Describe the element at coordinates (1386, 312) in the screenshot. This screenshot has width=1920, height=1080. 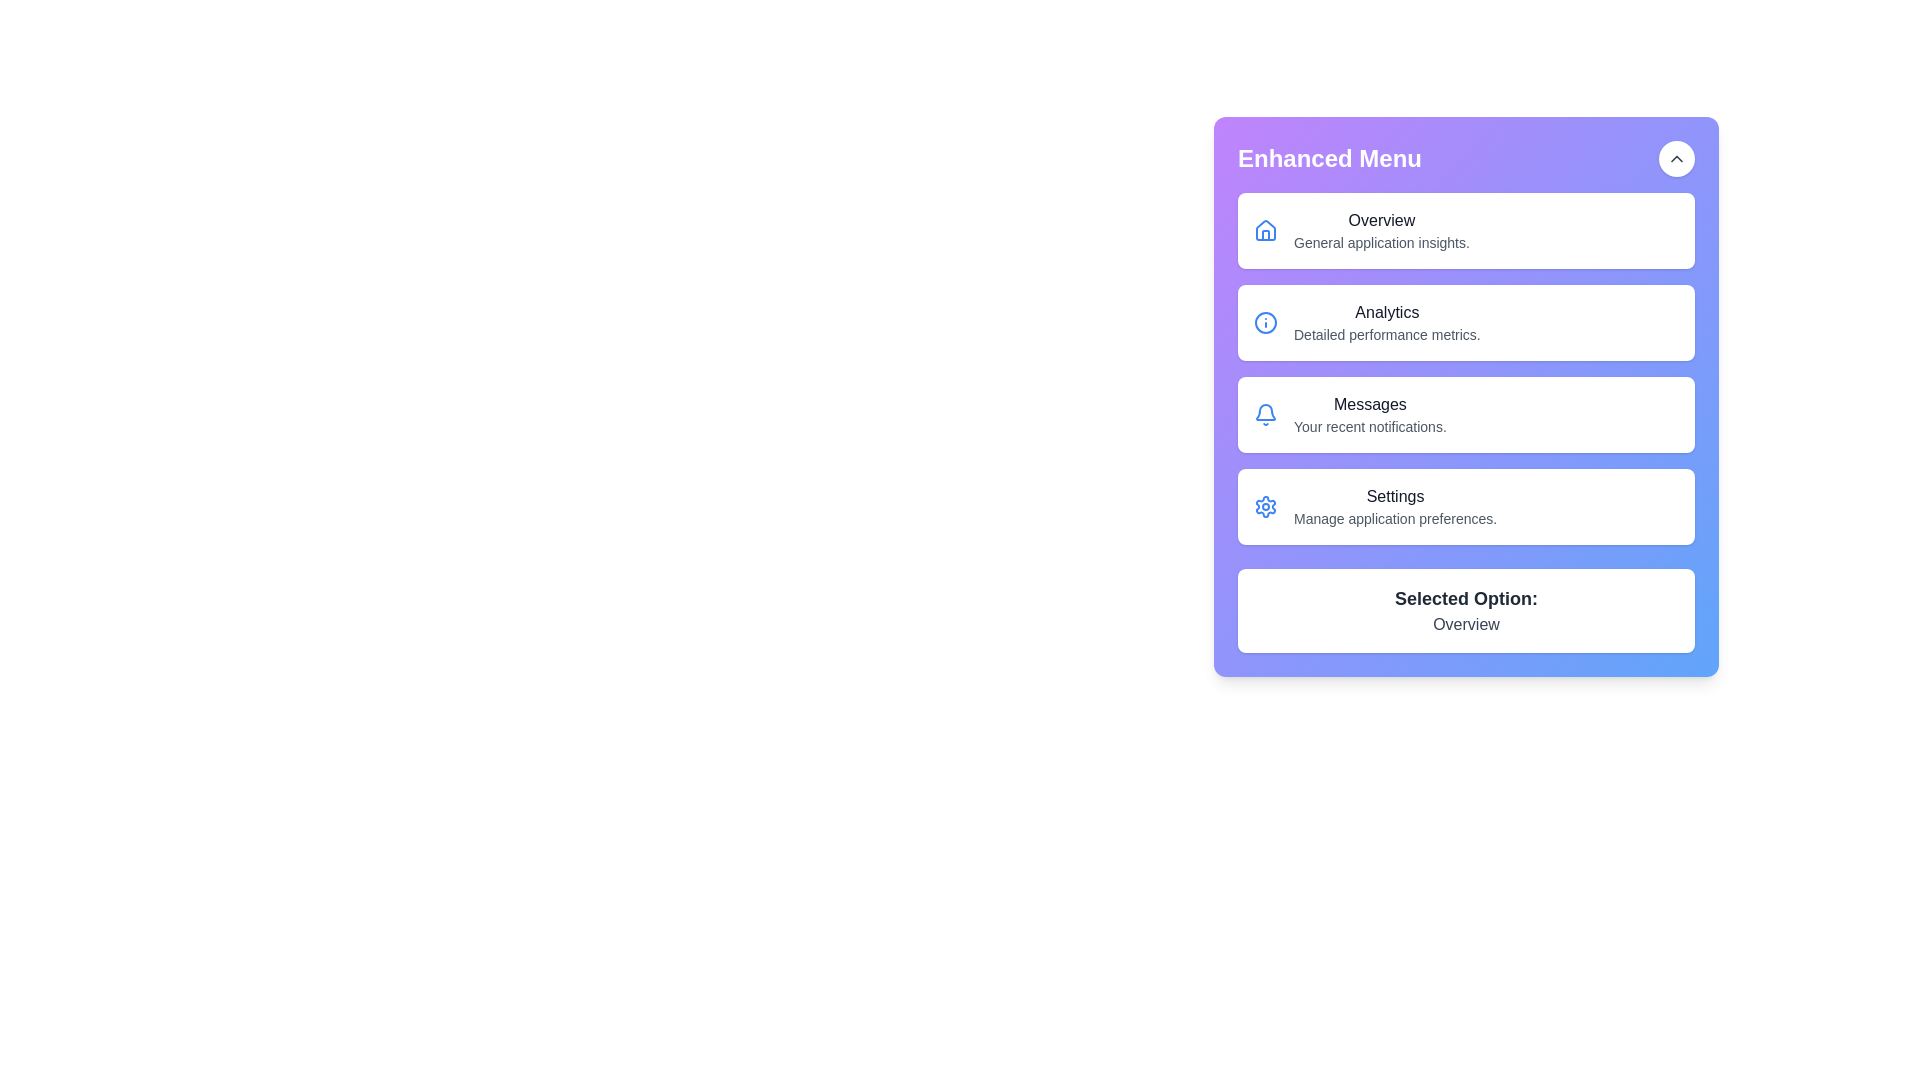
I see `the 'Analytics' text label which serves as a focal point for identifying the menu option, located at the top of the section and preceding the subtitle 'Detailed performance metrics.'` at that location.